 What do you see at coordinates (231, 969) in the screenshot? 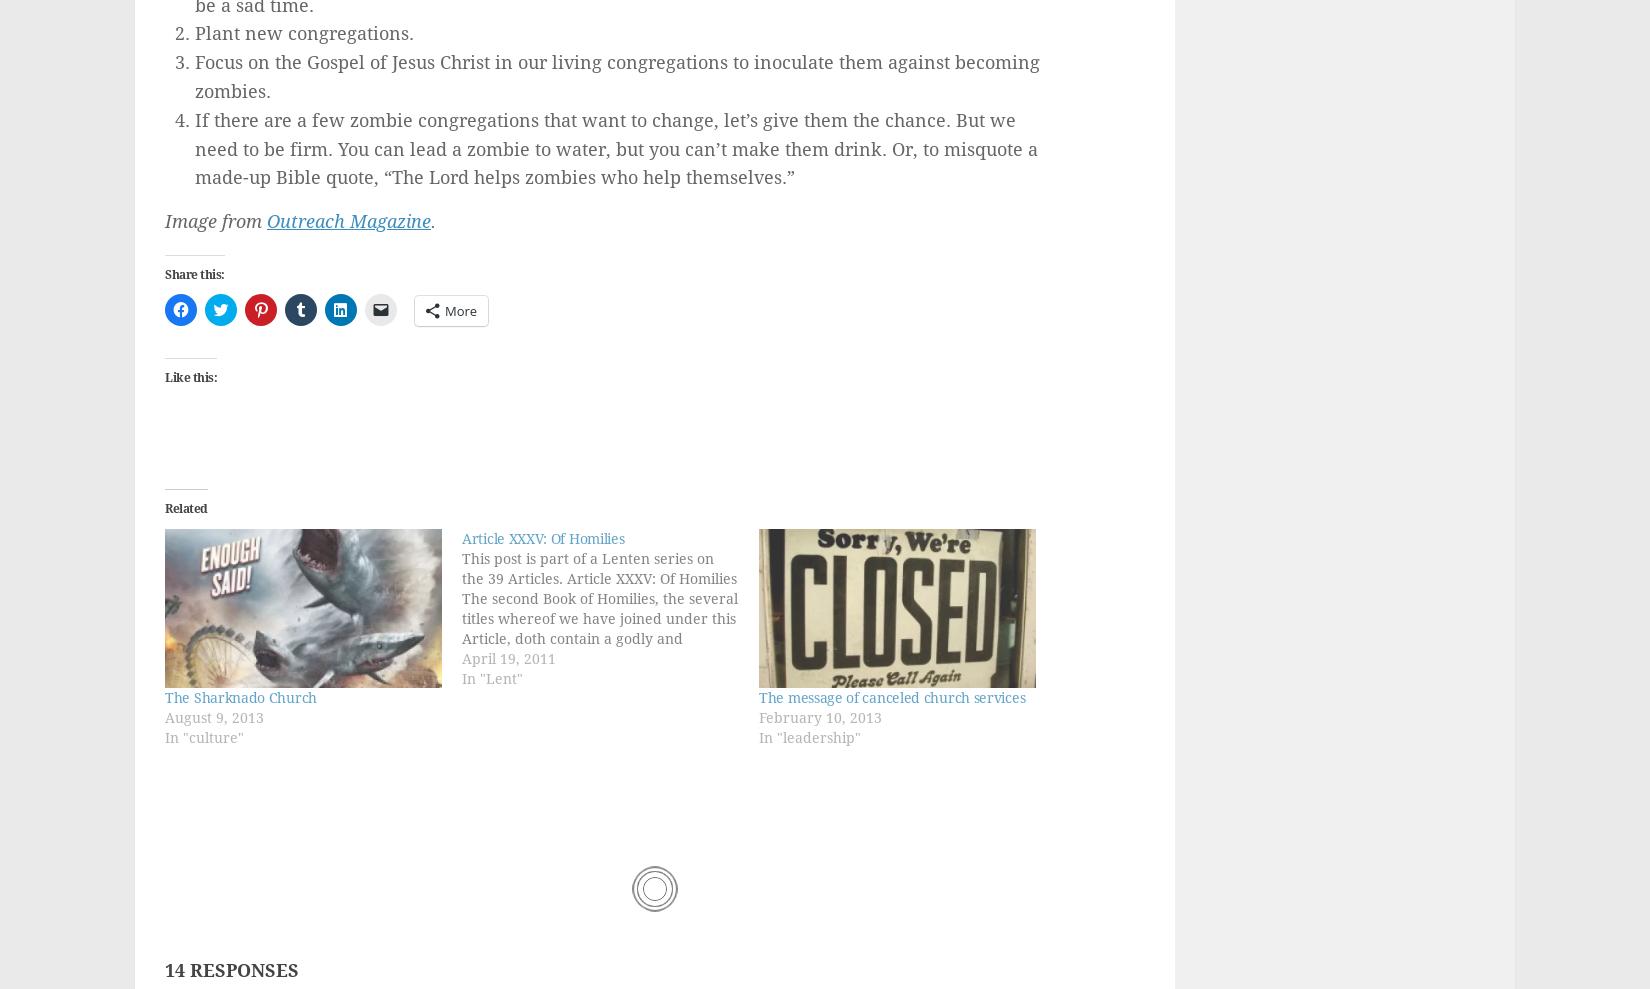
I see `'14 Responses'` at bounding box center [231, 969].